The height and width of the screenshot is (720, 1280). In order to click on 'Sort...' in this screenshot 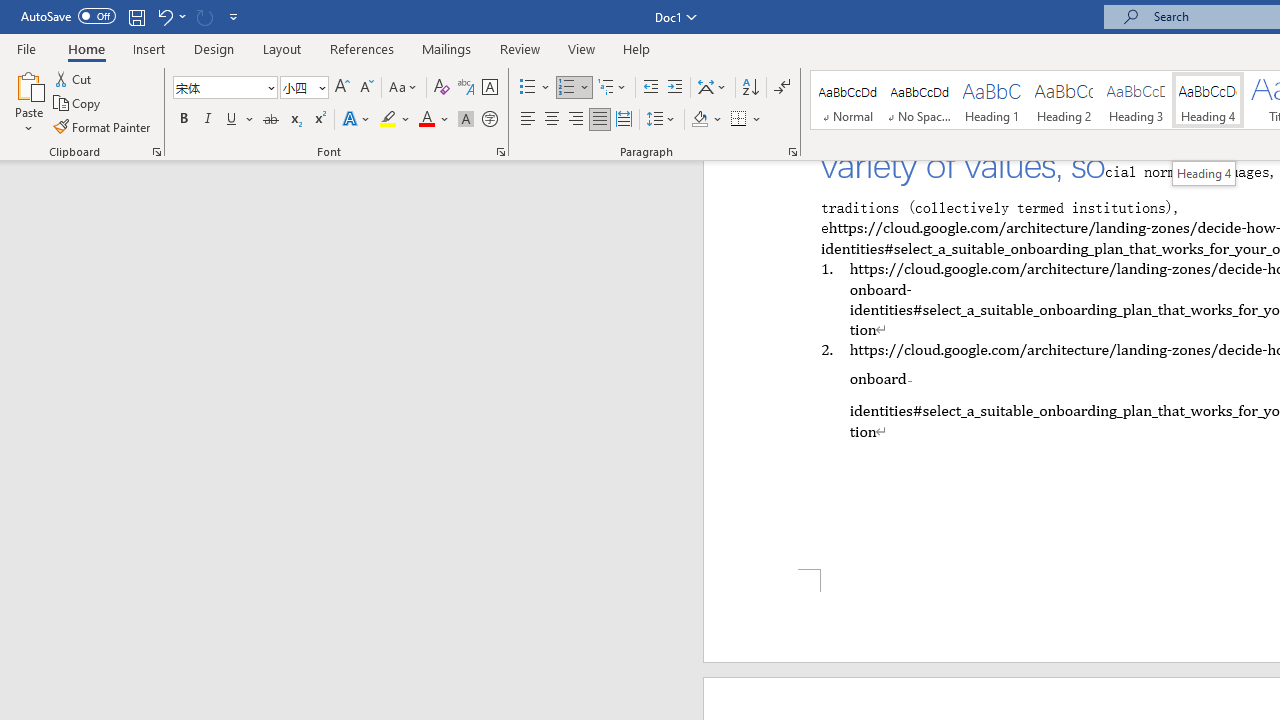, I will do `click(749, 86)`.